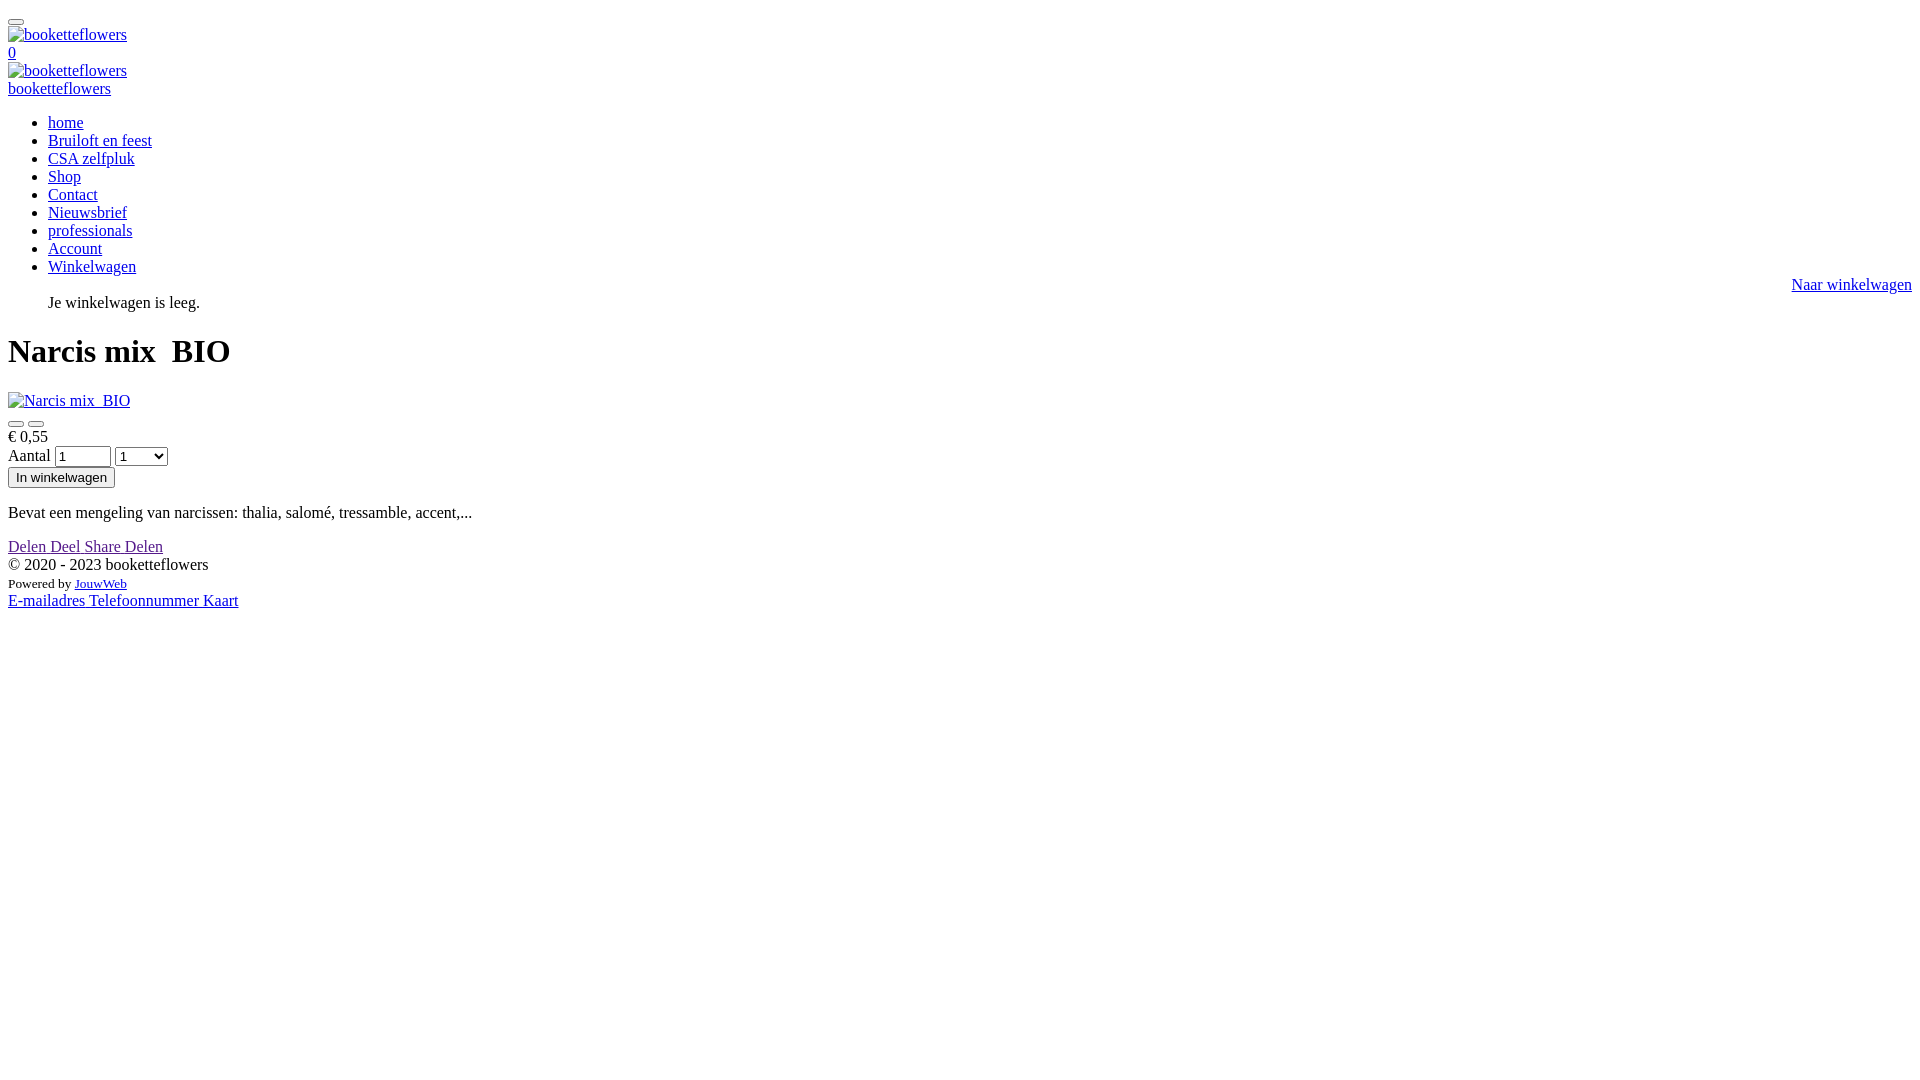  I want to click on 'E-mailadres', so click(48, 599).